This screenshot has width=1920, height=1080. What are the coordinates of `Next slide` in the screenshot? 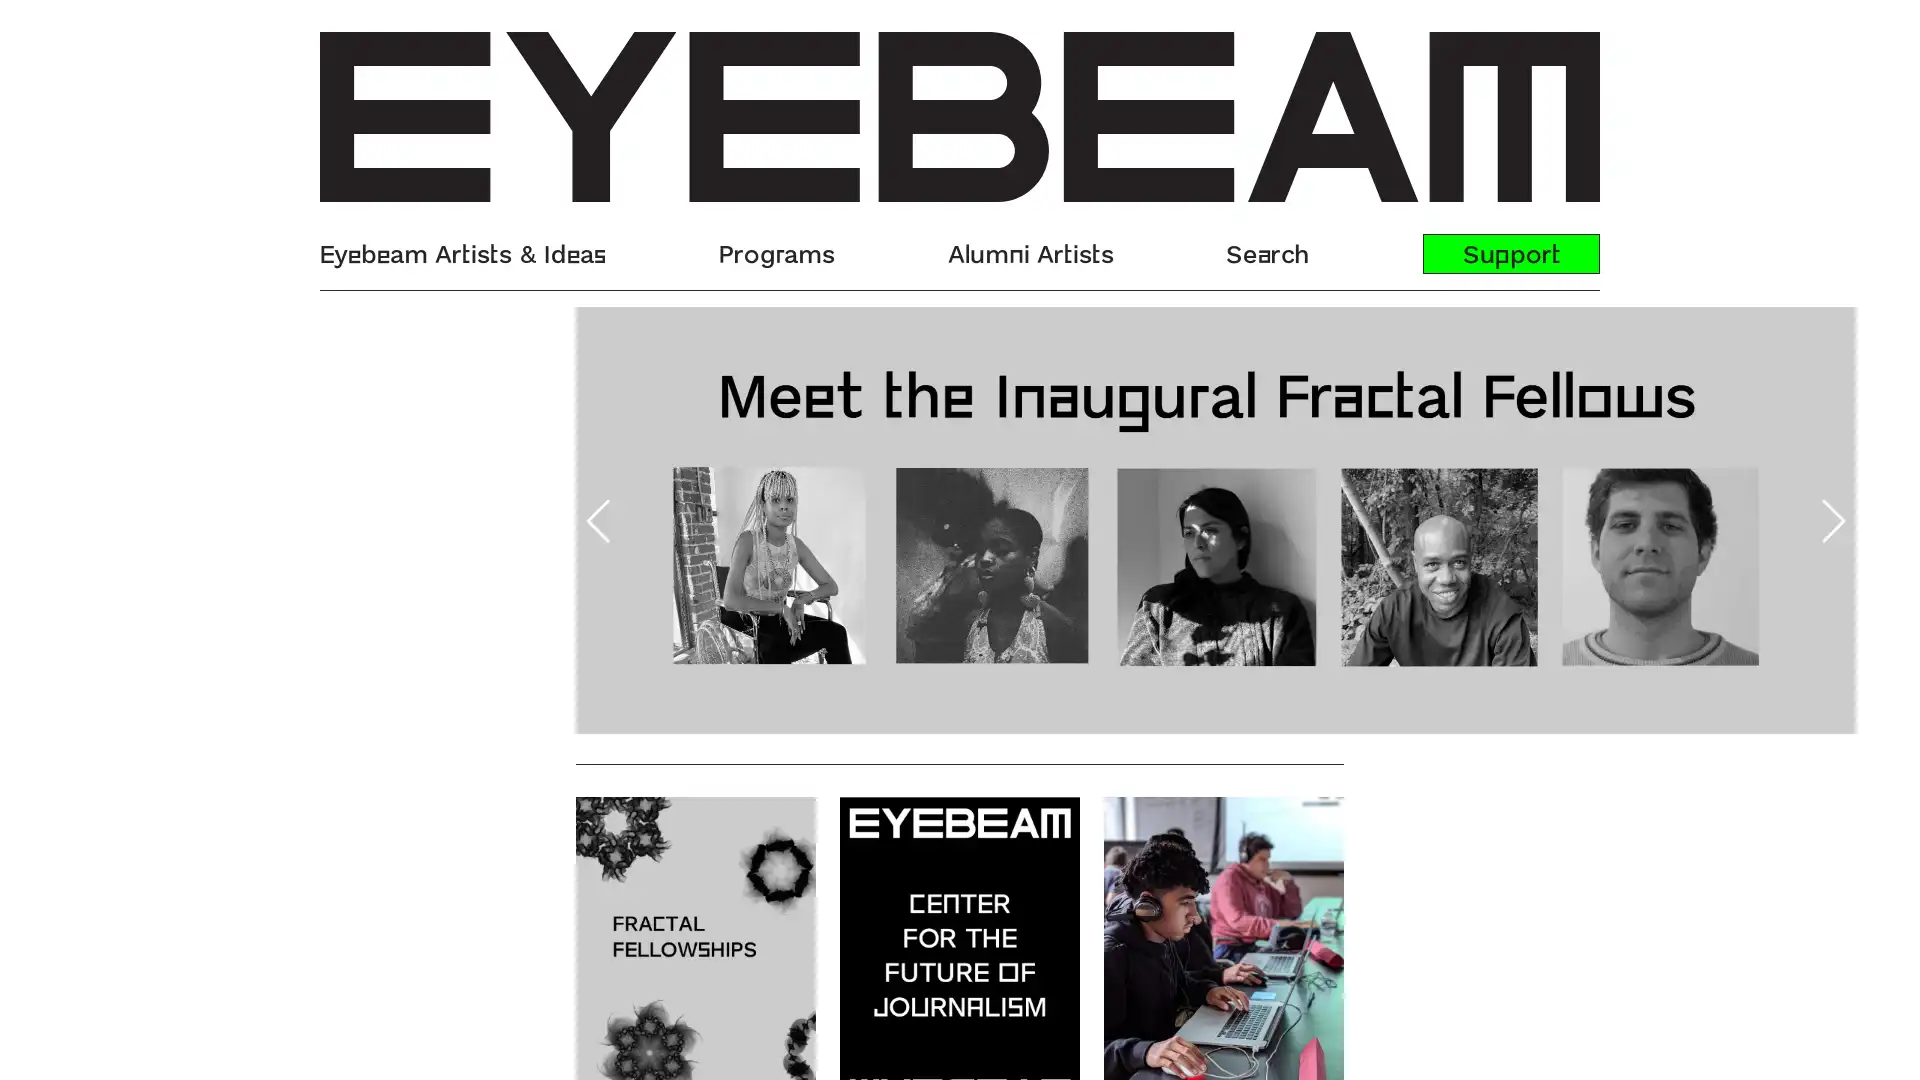 It's located at (1575, 519).